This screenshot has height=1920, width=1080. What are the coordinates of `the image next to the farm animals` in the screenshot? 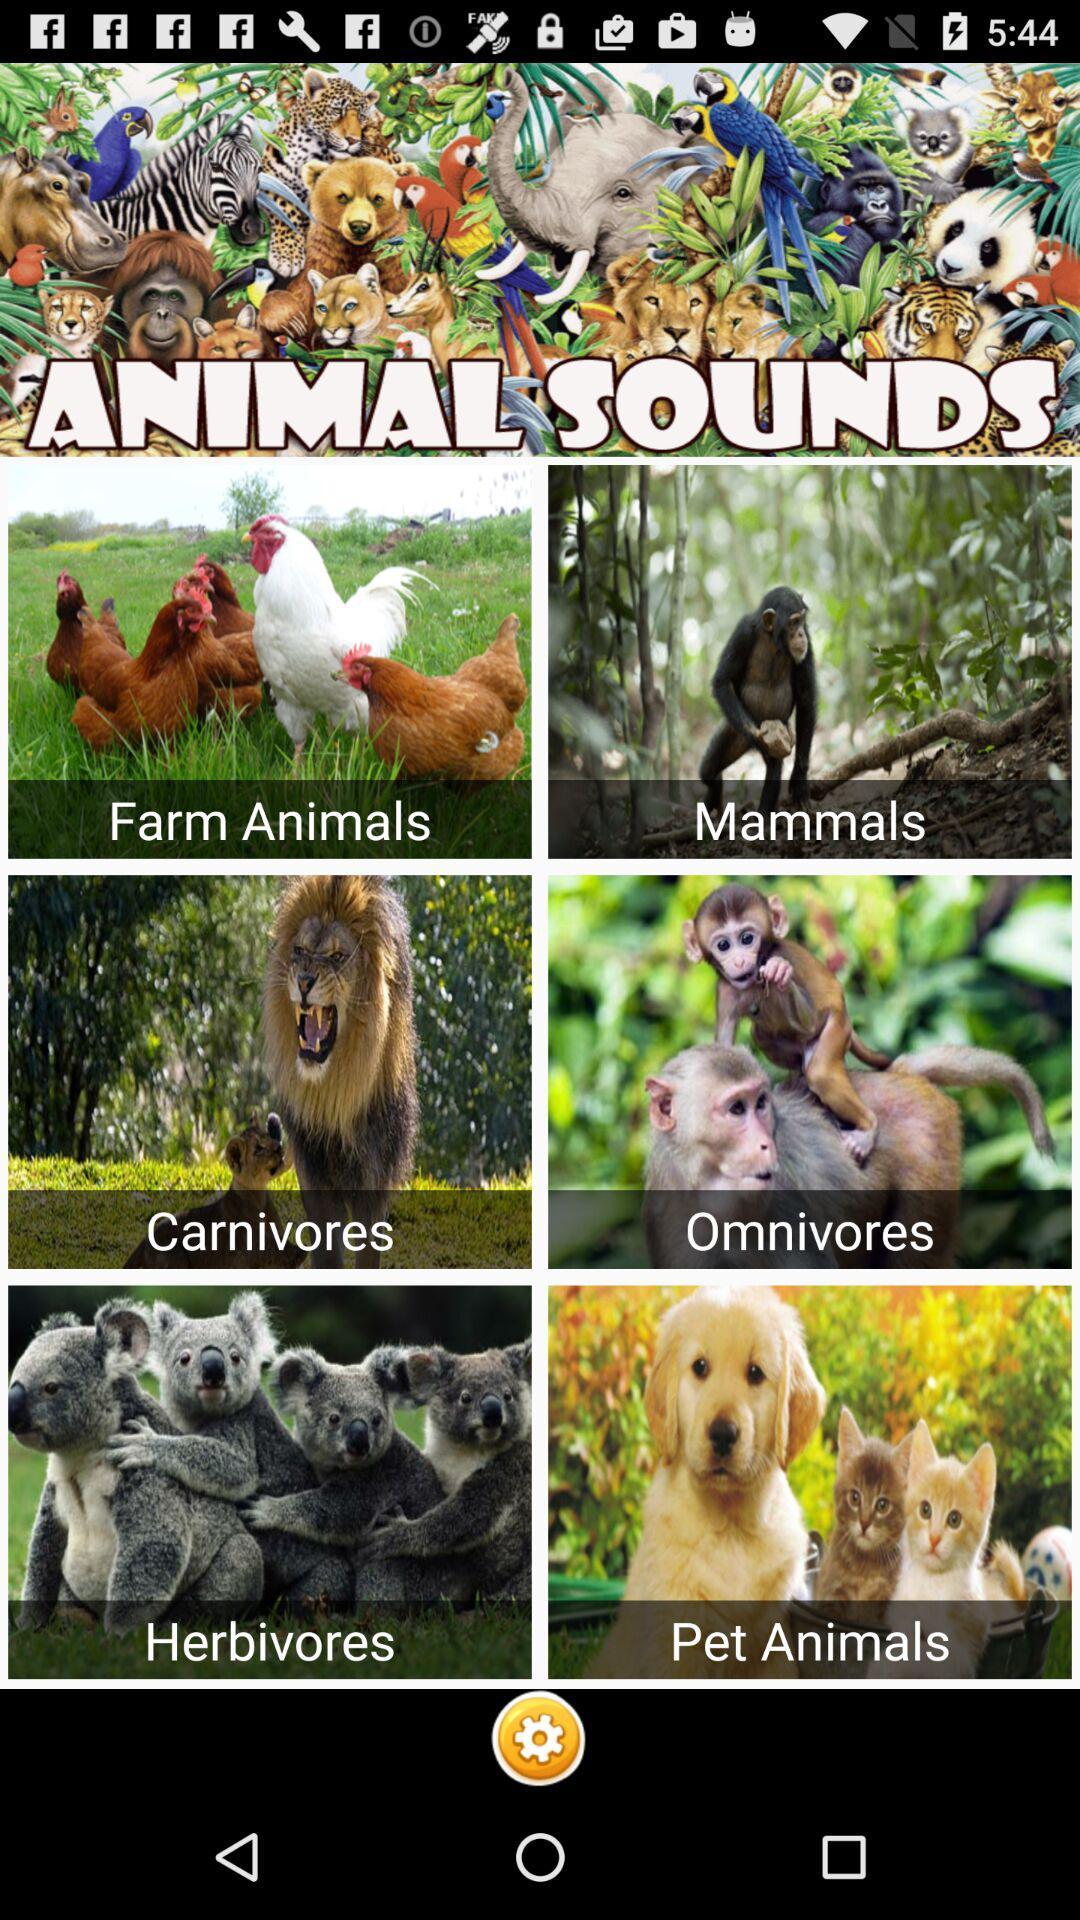 It's located at (810, 662).